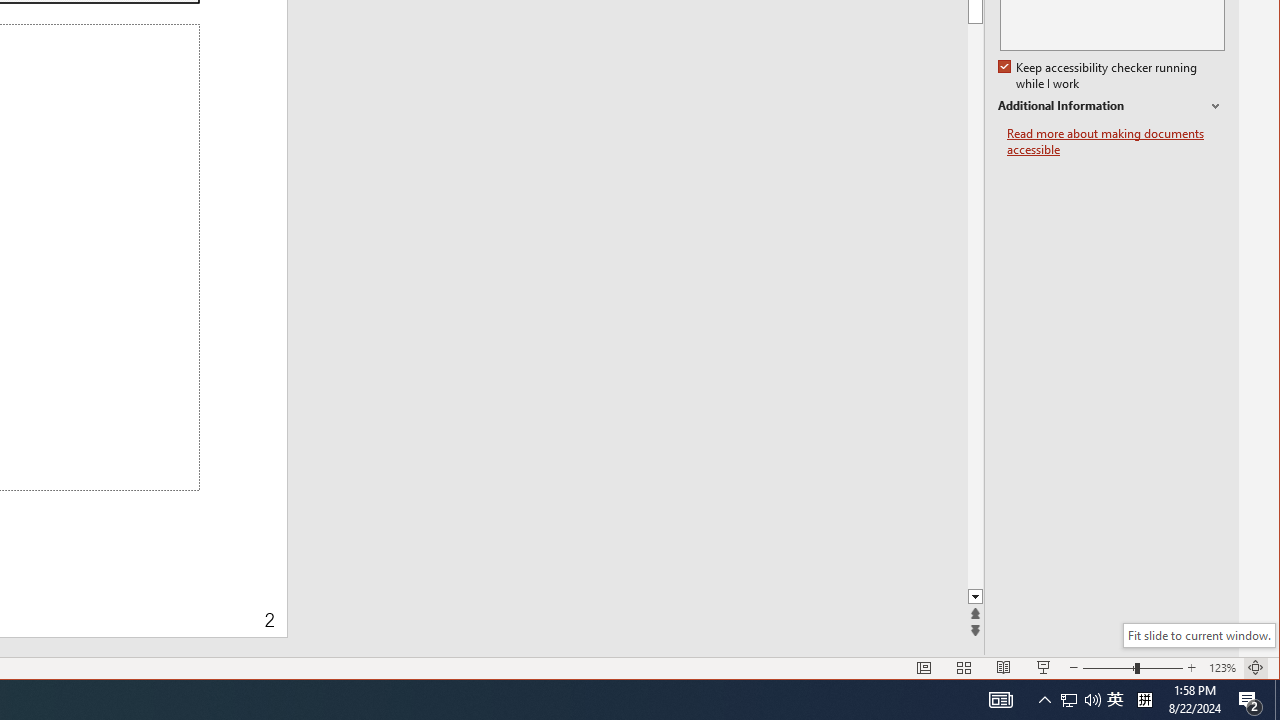 The height and width of the screenshot is (720, 1280). What do you see at coordinates (1115, 141) in the screenshot?
I see `'Read more about making documents accessible'` at bounding box center [1115, 141].